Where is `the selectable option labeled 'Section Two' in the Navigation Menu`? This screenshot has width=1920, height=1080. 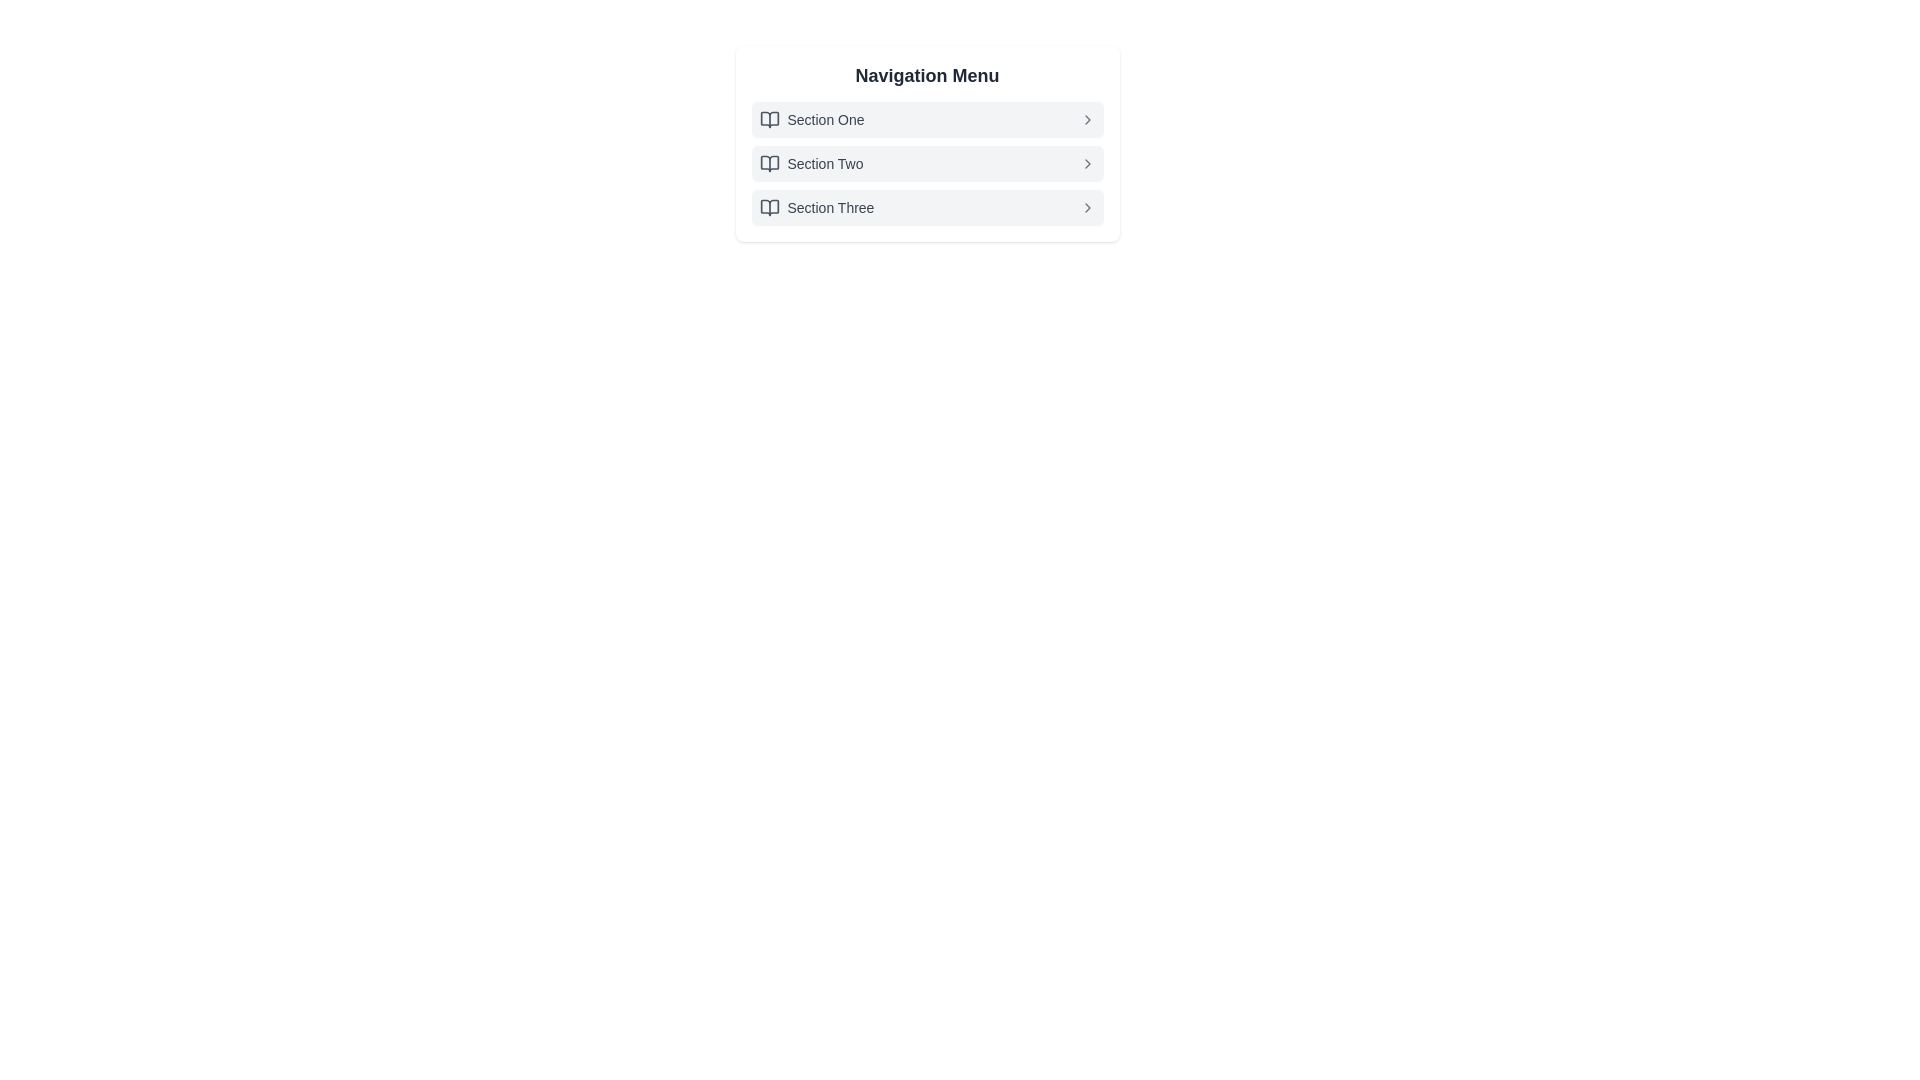 the selectable option labeled 'Section Two' in the Navigation Menu is located at coordinates (926, 142).